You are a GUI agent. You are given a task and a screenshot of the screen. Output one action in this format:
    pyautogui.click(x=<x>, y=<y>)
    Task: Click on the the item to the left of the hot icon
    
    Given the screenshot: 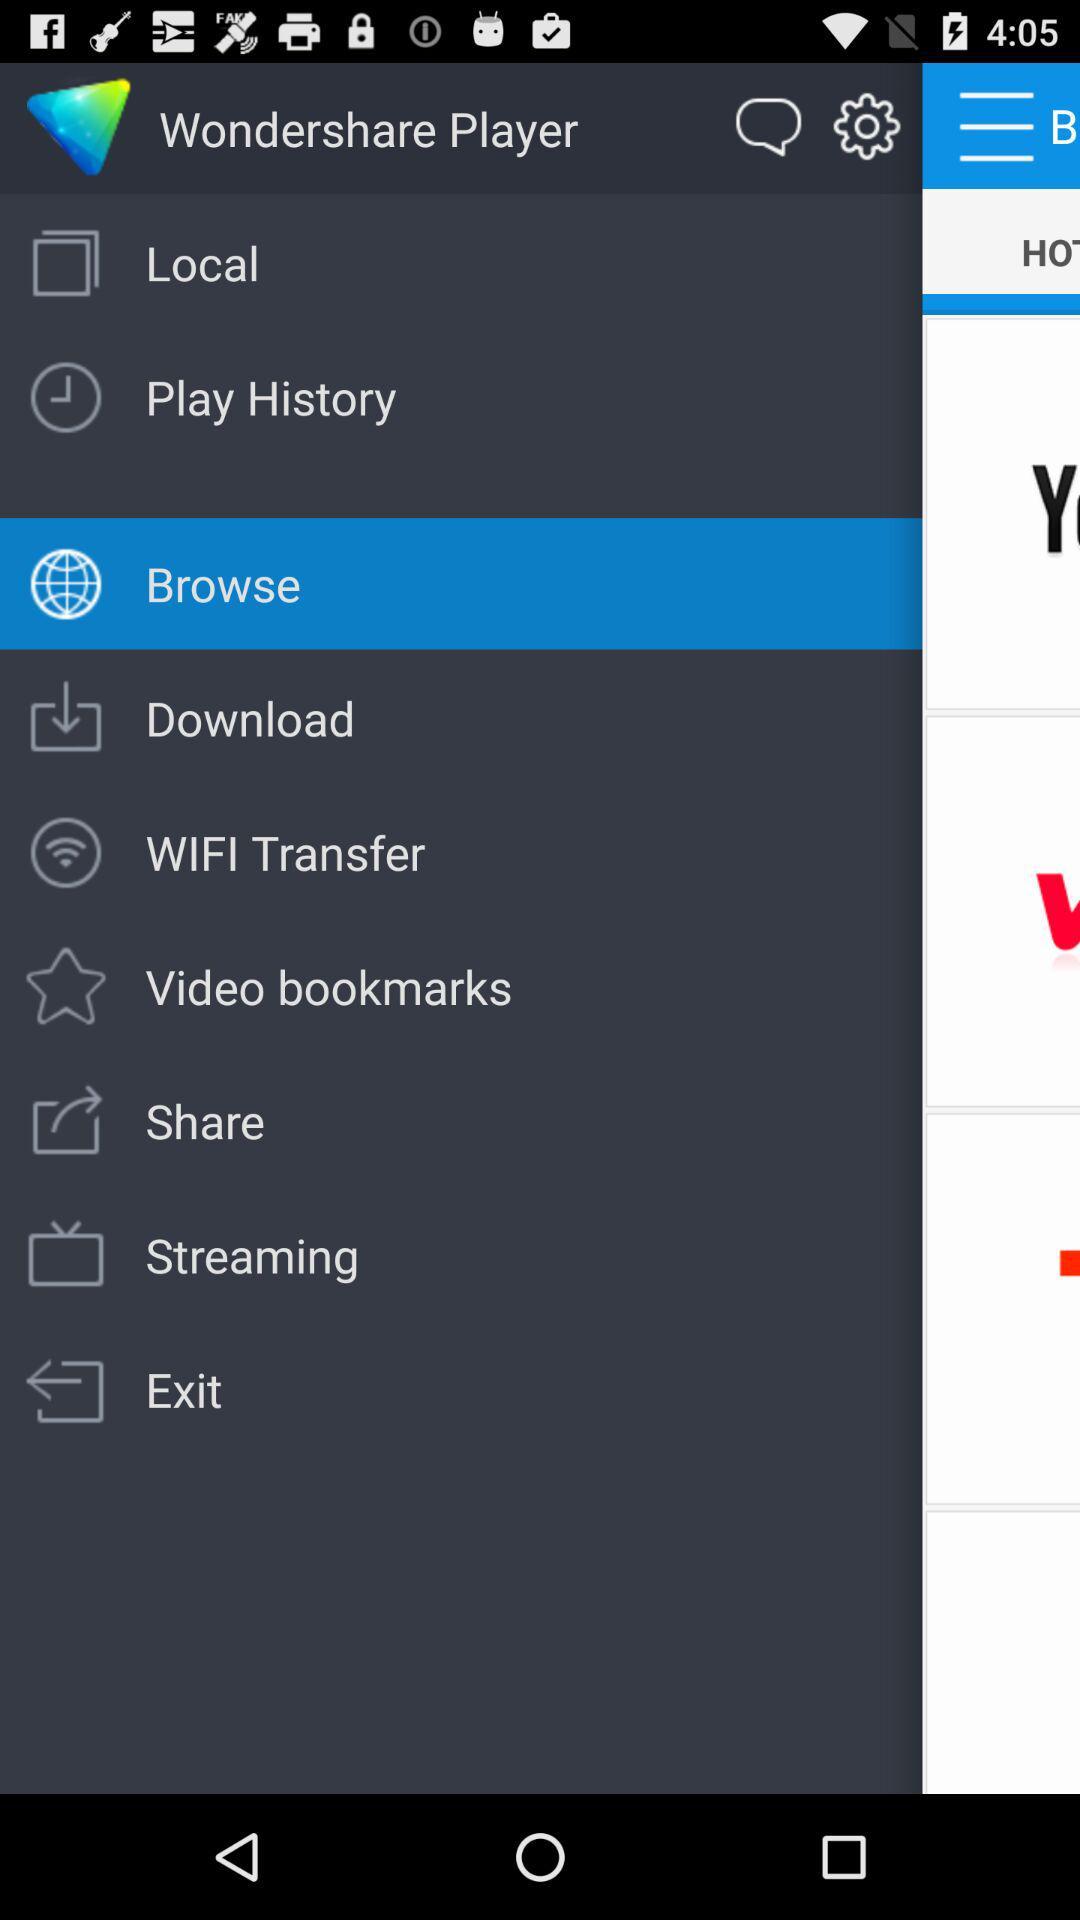 What is the action you would take?
    pyautogui.click(x=866, y=127)
    